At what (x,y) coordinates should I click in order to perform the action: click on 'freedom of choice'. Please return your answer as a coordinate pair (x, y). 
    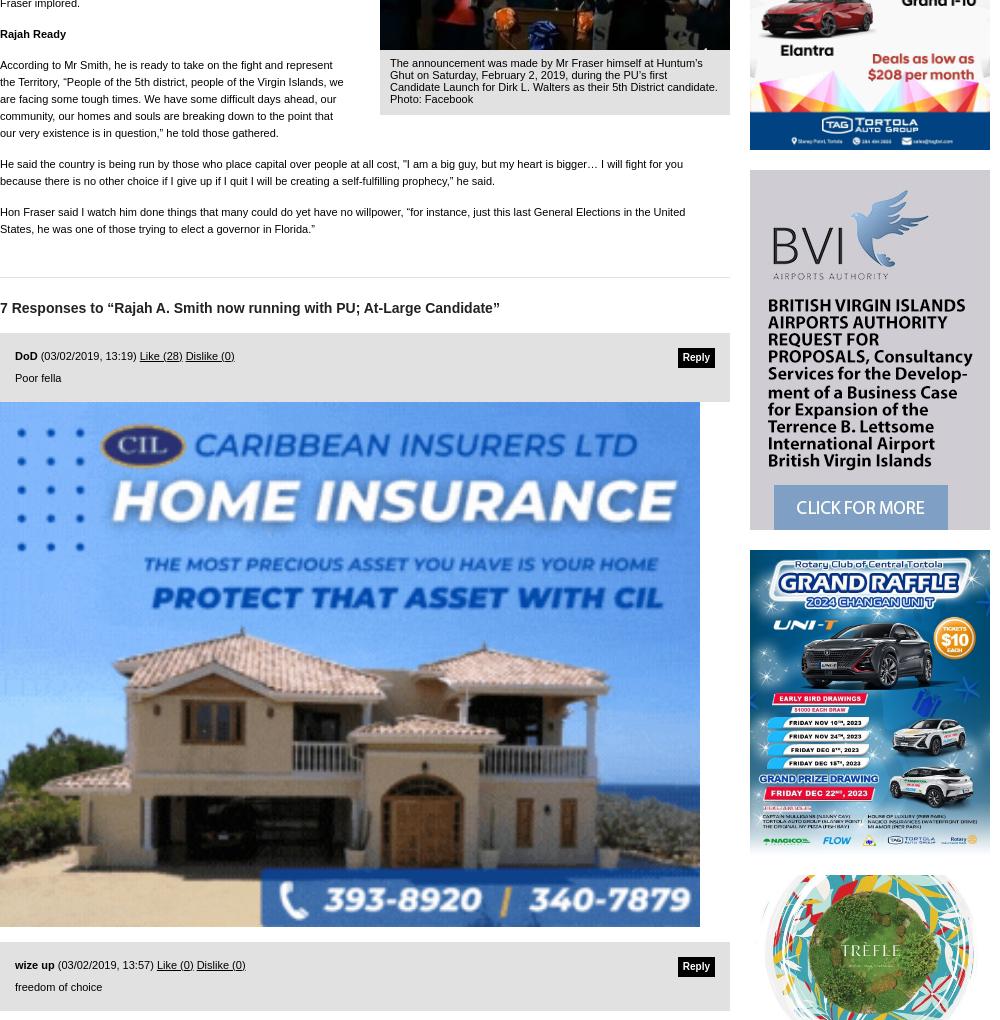
    Looking at the image, I should click on (58, 986).